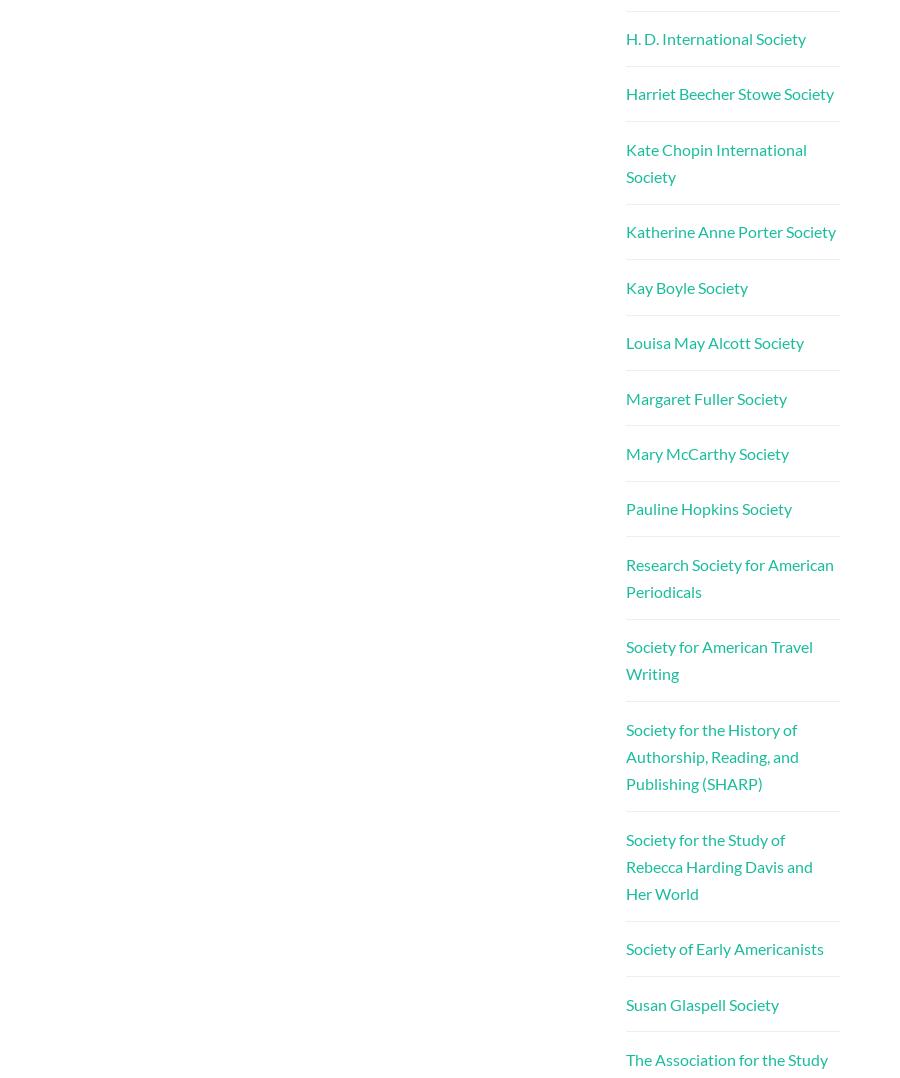 The width and height of the screenshot is (900, 1078). Describe the element at coordinates (705, 452) in the screenshot. I see `'Mary McCarthy Society'` at that location.